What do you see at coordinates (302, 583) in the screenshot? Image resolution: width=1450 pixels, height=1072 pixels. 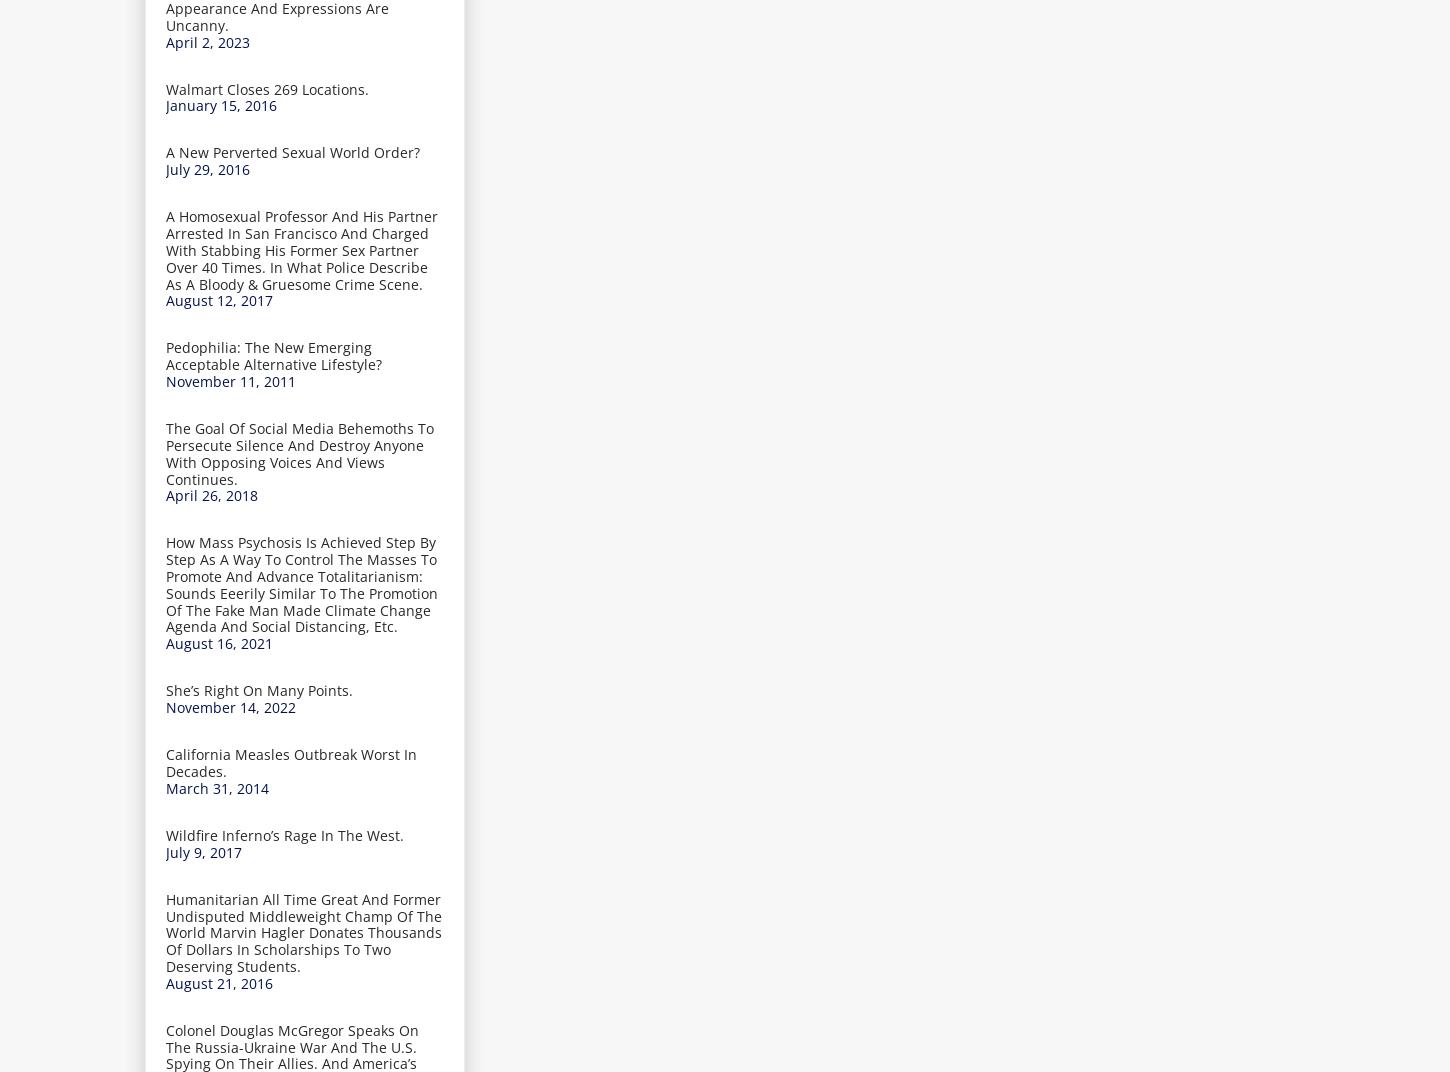 I see `'How Mass Psychosis Is Achieved Step By Step As A Way To Control The Masses To Promote And Advance Totalitarianism: Sounds Eeerily Similar To The Promotion Of The Fake Man Made Climate Change Agenda And Social Distancing, Etc.'` at bounding box center [302, 583].